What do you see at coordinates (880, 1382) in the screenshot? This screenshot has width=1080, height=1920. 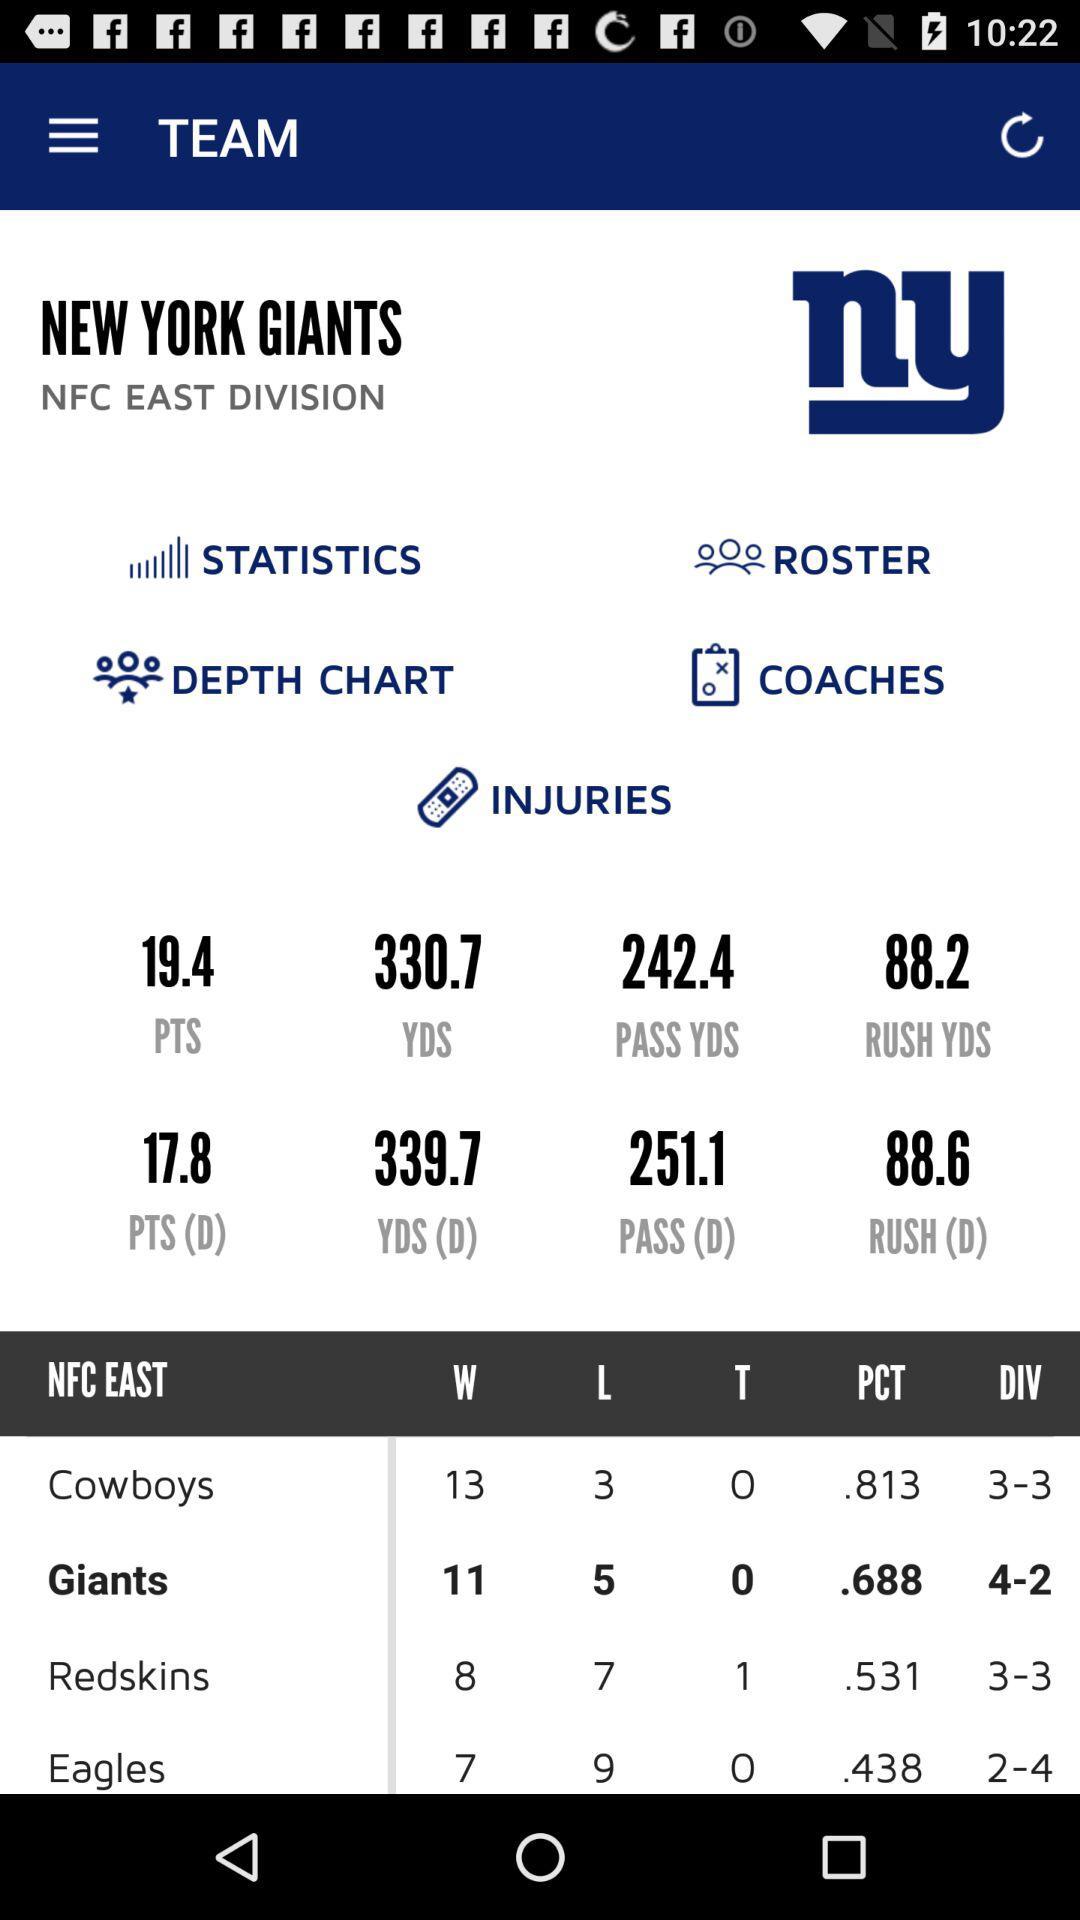 I see `the pct` at bounding box center [880, 1382].